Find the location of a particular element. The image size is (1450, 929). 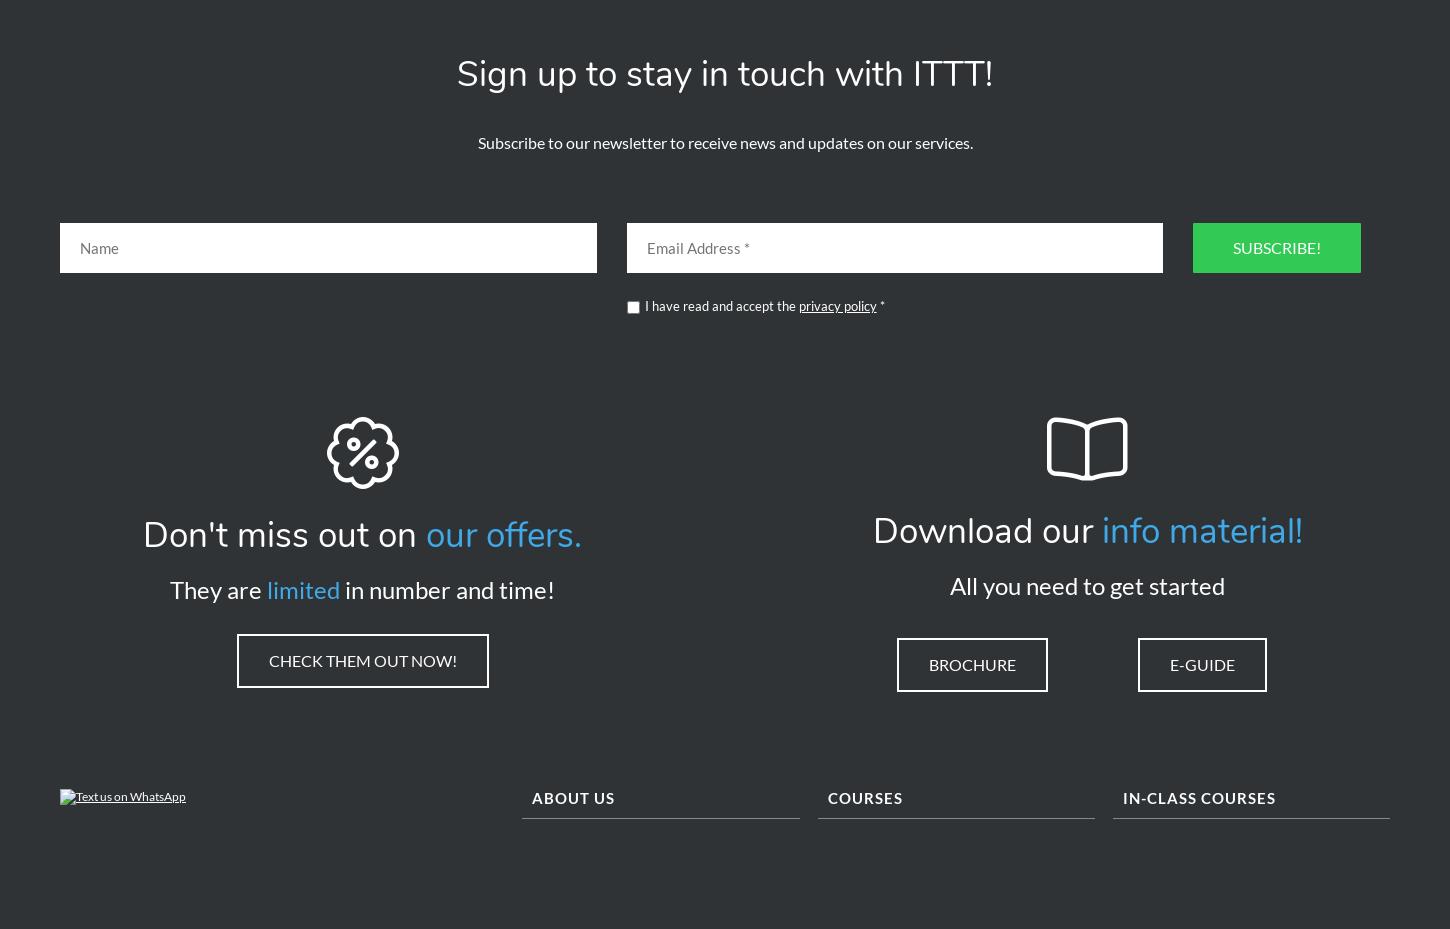

'in number and time!' is located at coordinates (446, 595).